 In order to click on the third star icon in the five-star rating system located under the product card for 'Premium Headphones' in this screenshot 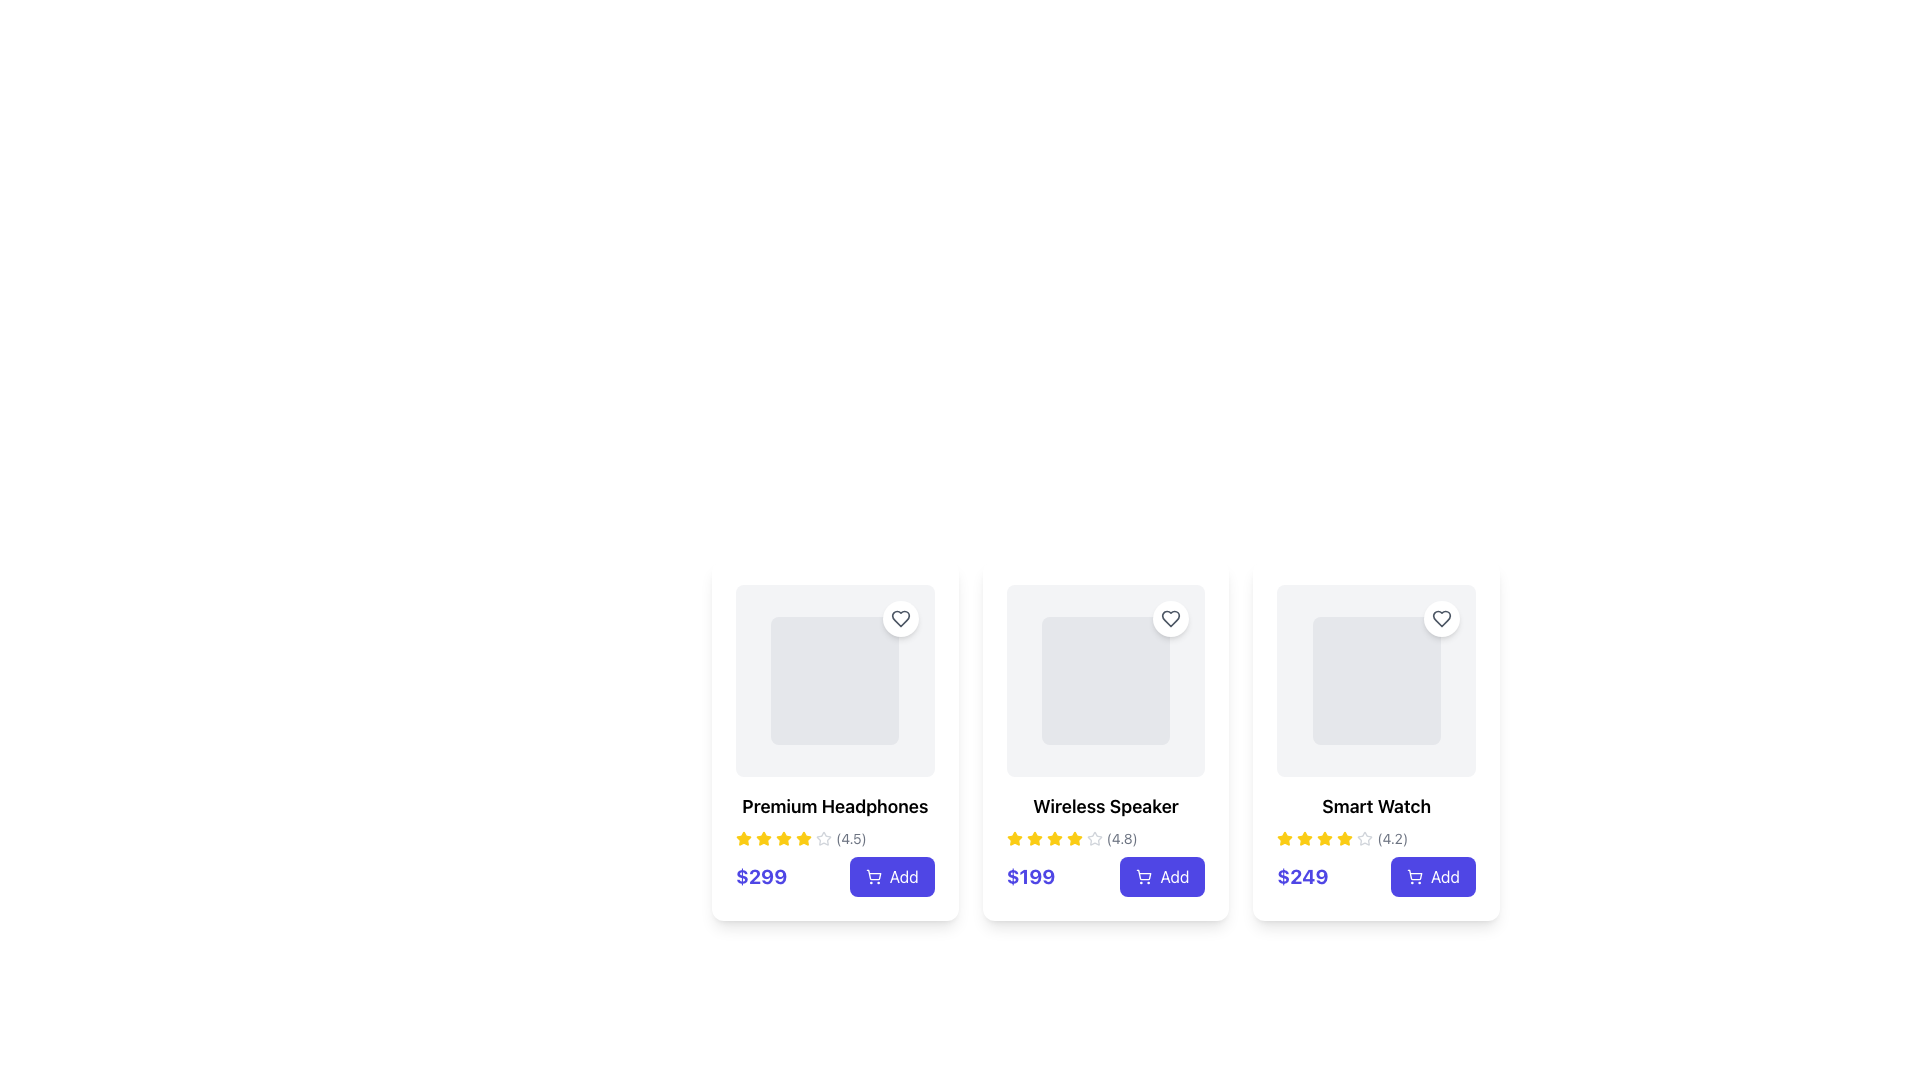, I will do `click(804, 838)`.